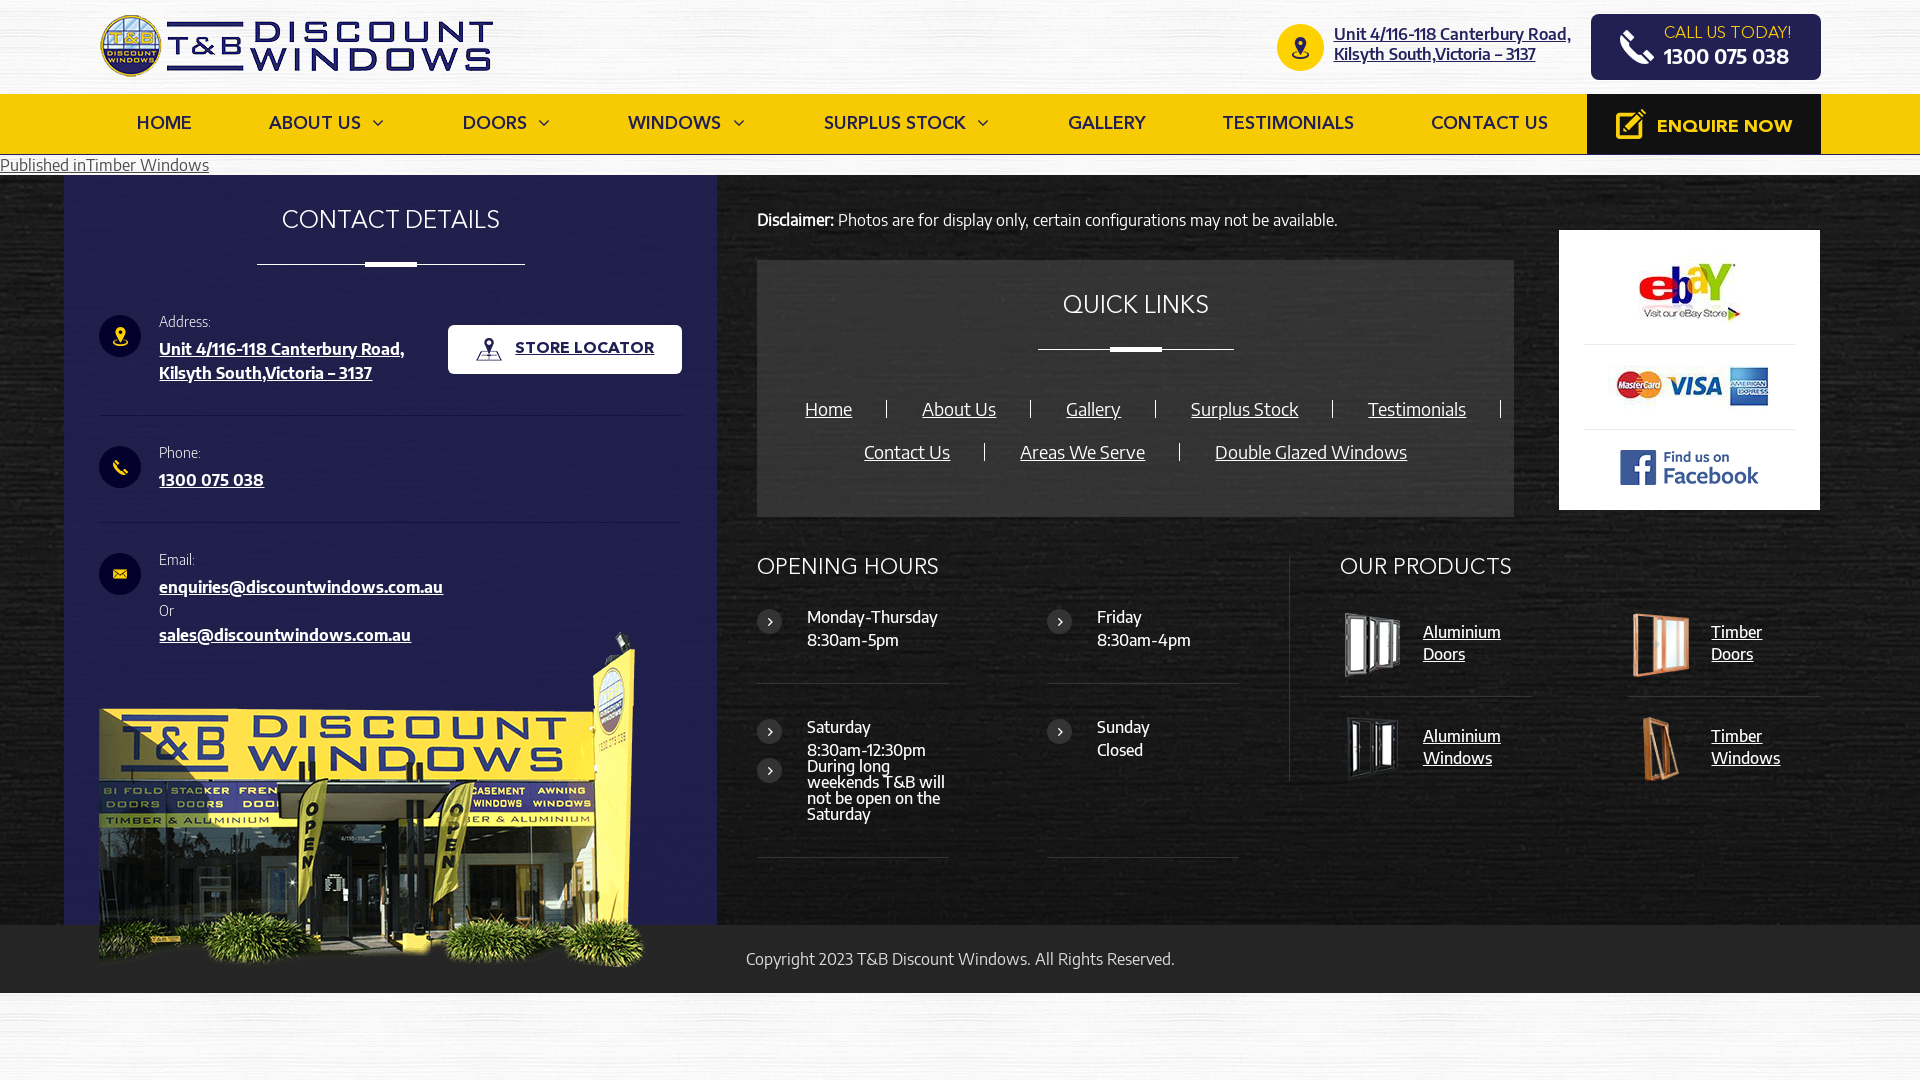 The width and height of the screenshot is (1920, 1080). What do you see at coordinates (1415, 407) in the screenshot?
I see `'Testimonials'` at bounding box center [1415, 407].